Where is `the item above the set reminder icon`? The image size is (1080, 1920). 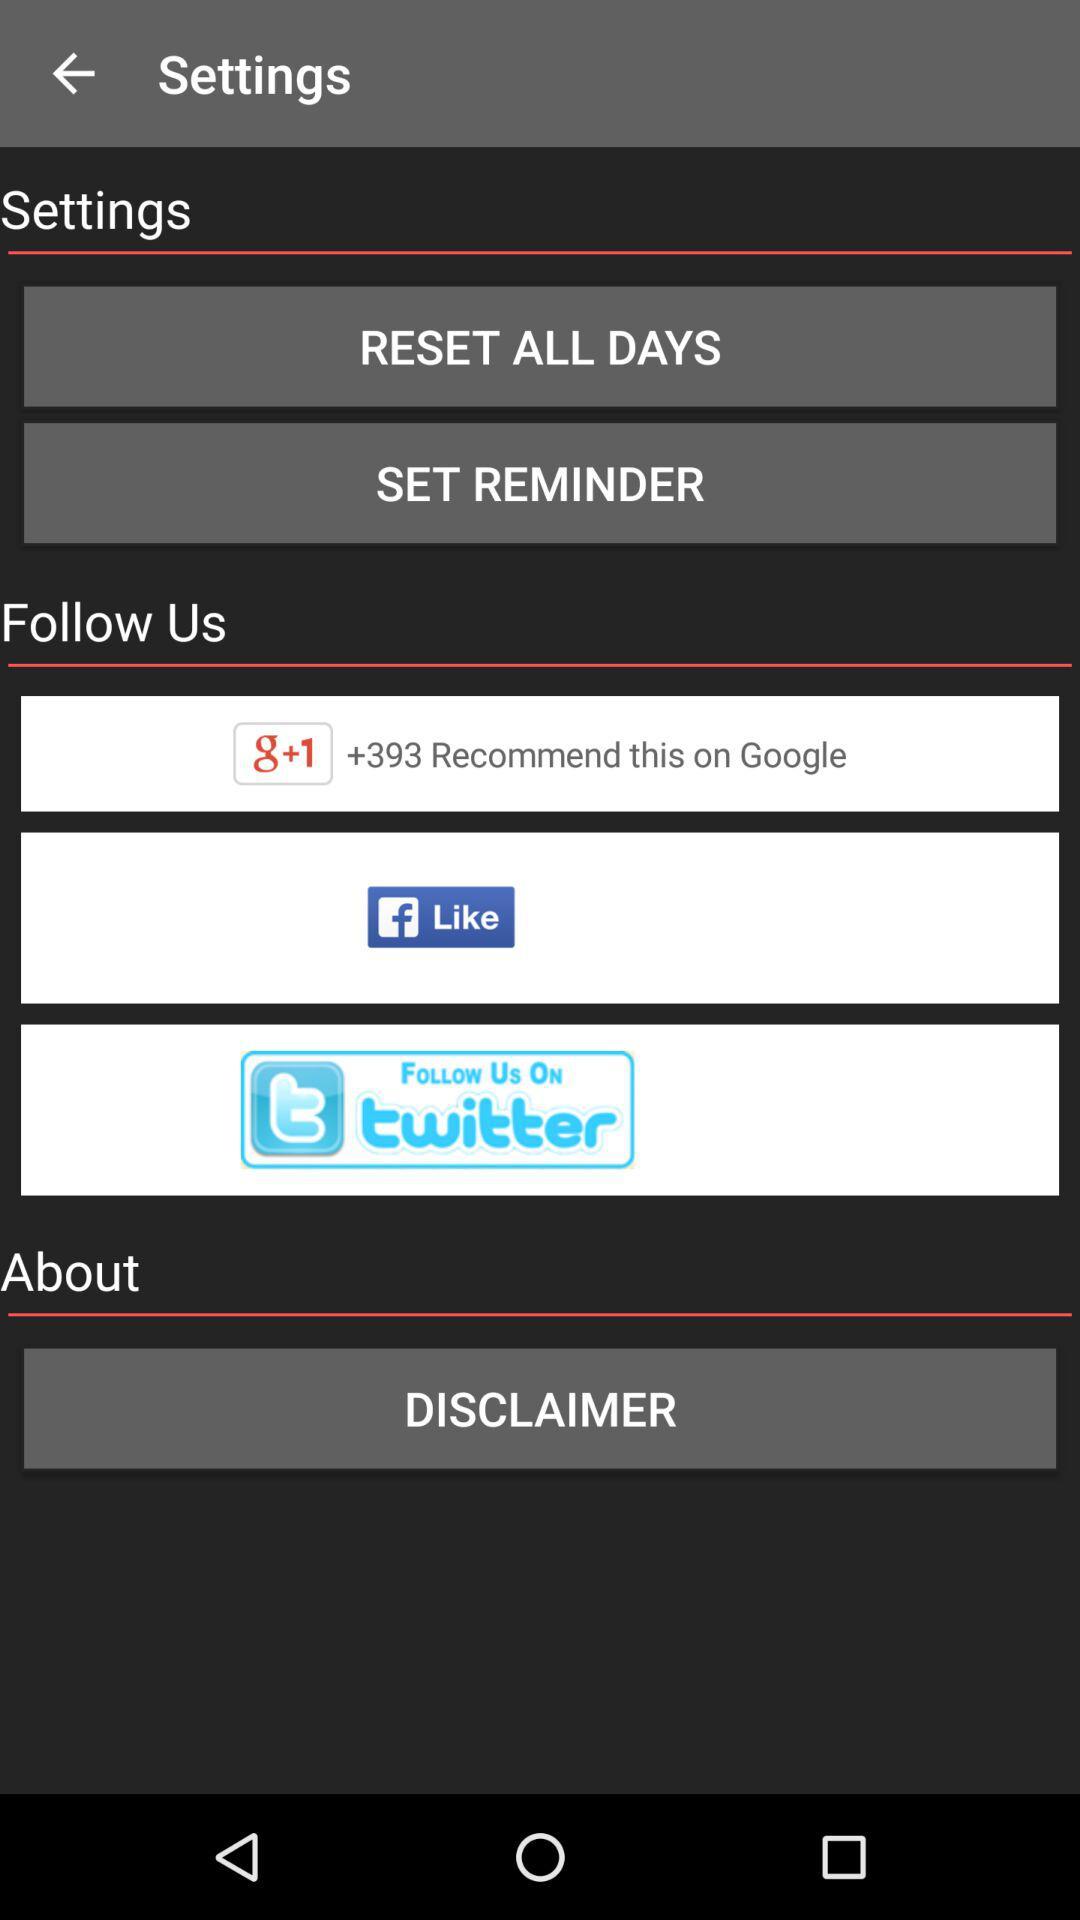 the item above the set reminder icon is located at coordinates (540, 346).